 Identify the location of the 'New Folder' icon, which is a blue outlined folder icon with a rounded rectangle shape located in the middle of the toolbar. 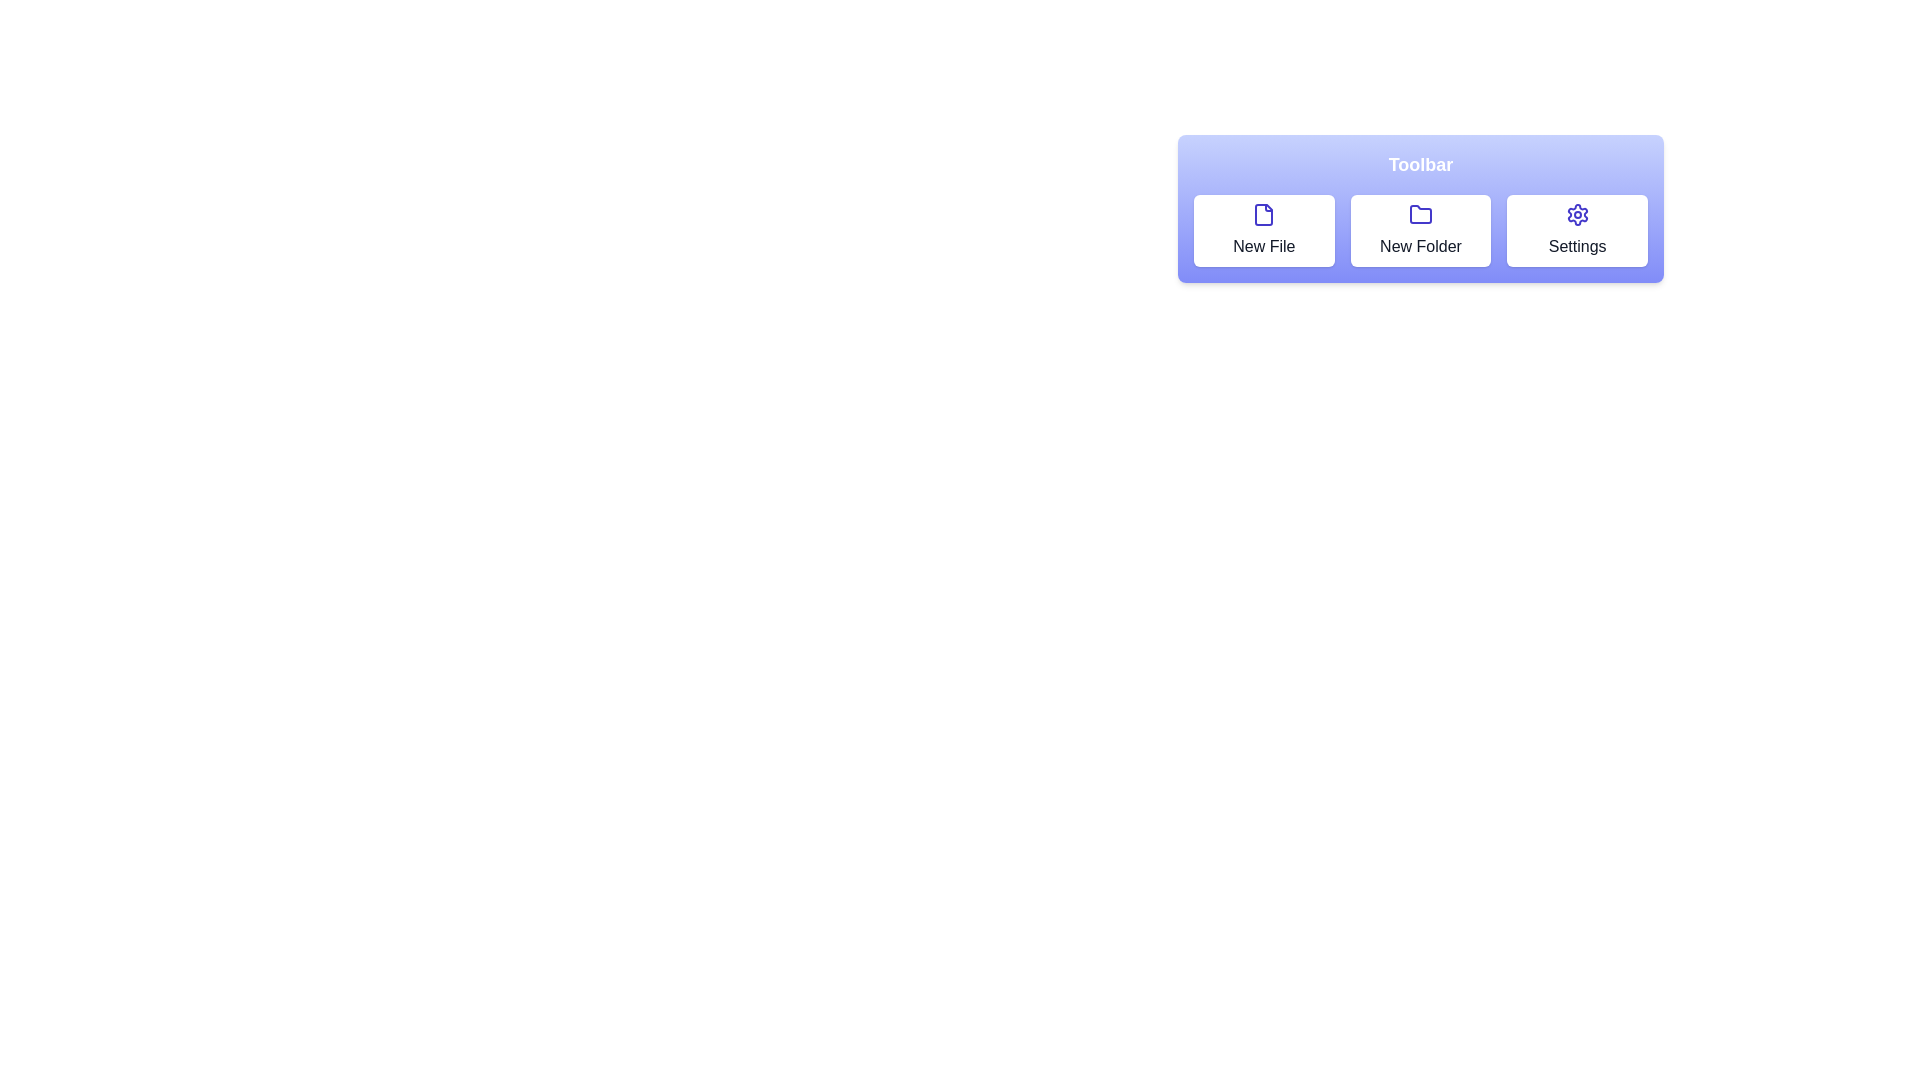
(1419, 213).